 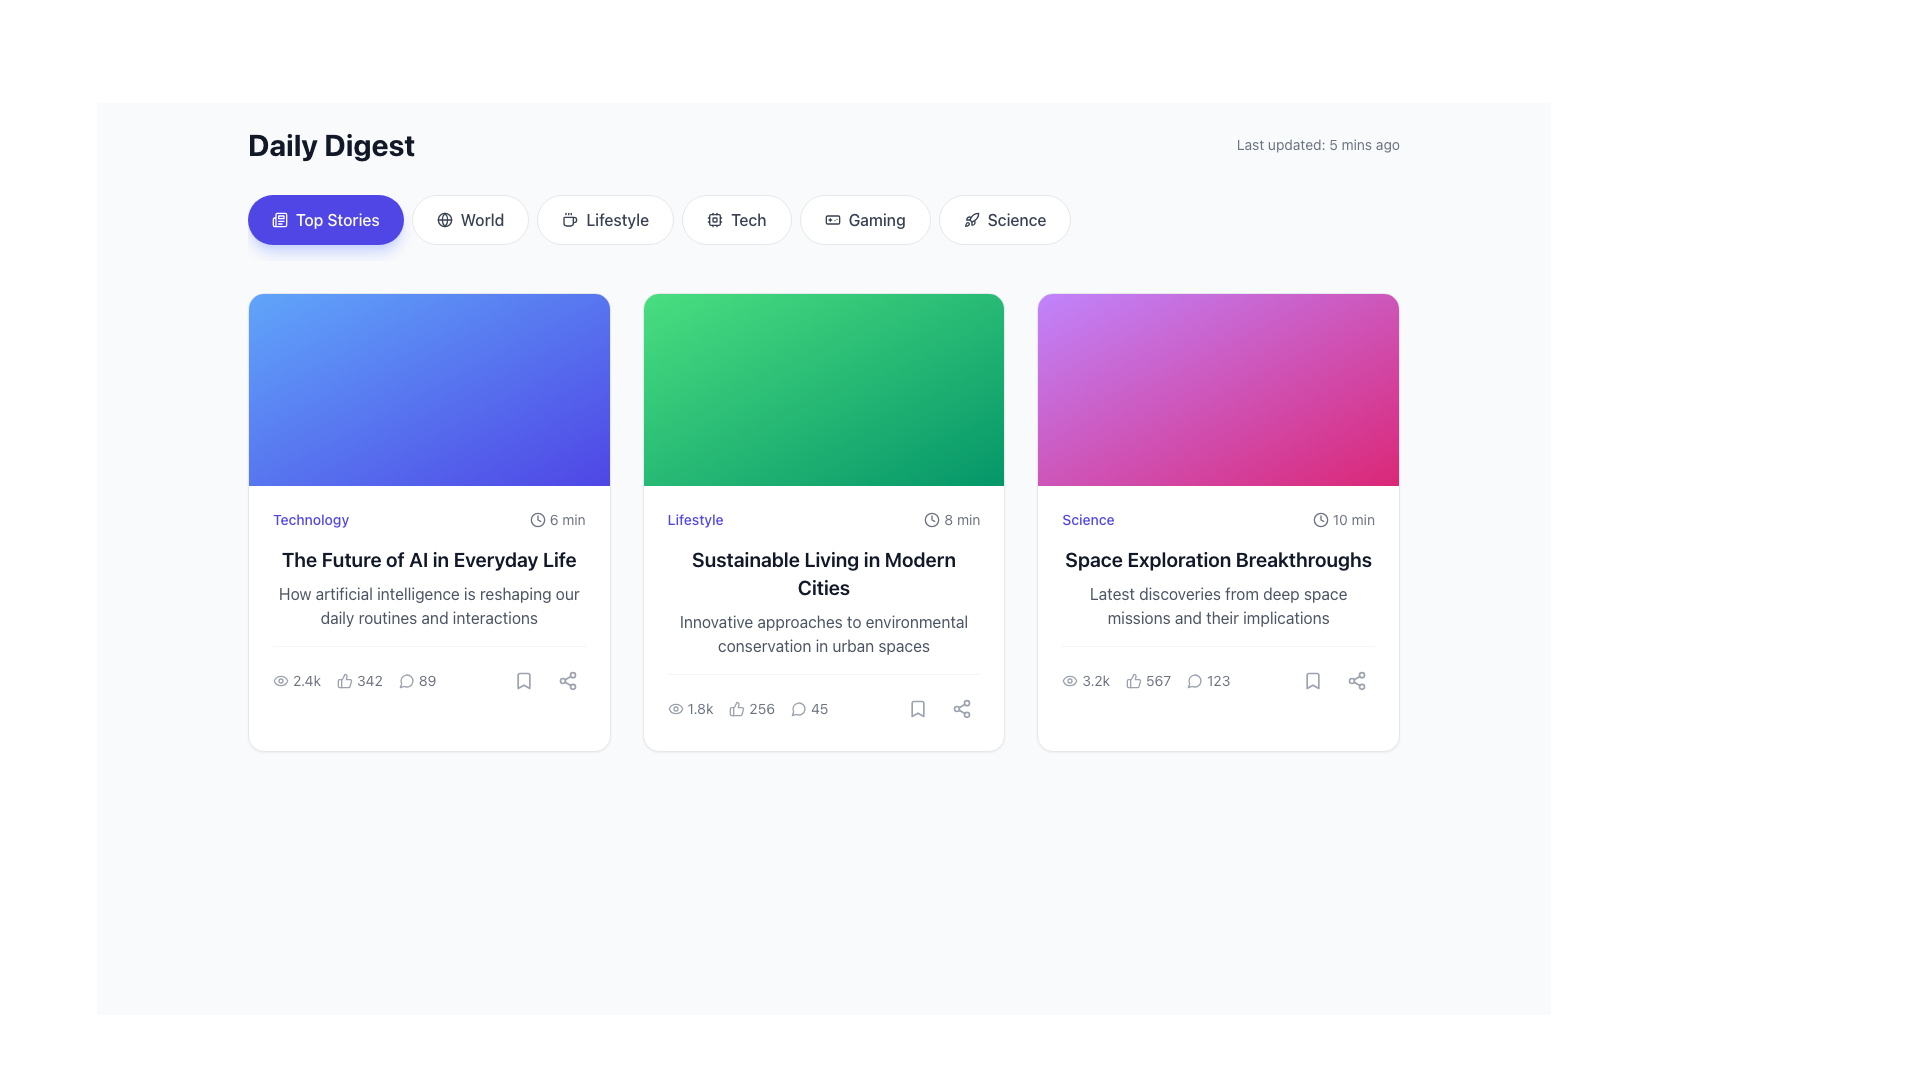 I want to click on the 'World' button, which is a rectangular button with a globe icon and black text on a white background, located between the 'Top Stories' and 'Lifestyle' buttons, so click(x=469, y=219).